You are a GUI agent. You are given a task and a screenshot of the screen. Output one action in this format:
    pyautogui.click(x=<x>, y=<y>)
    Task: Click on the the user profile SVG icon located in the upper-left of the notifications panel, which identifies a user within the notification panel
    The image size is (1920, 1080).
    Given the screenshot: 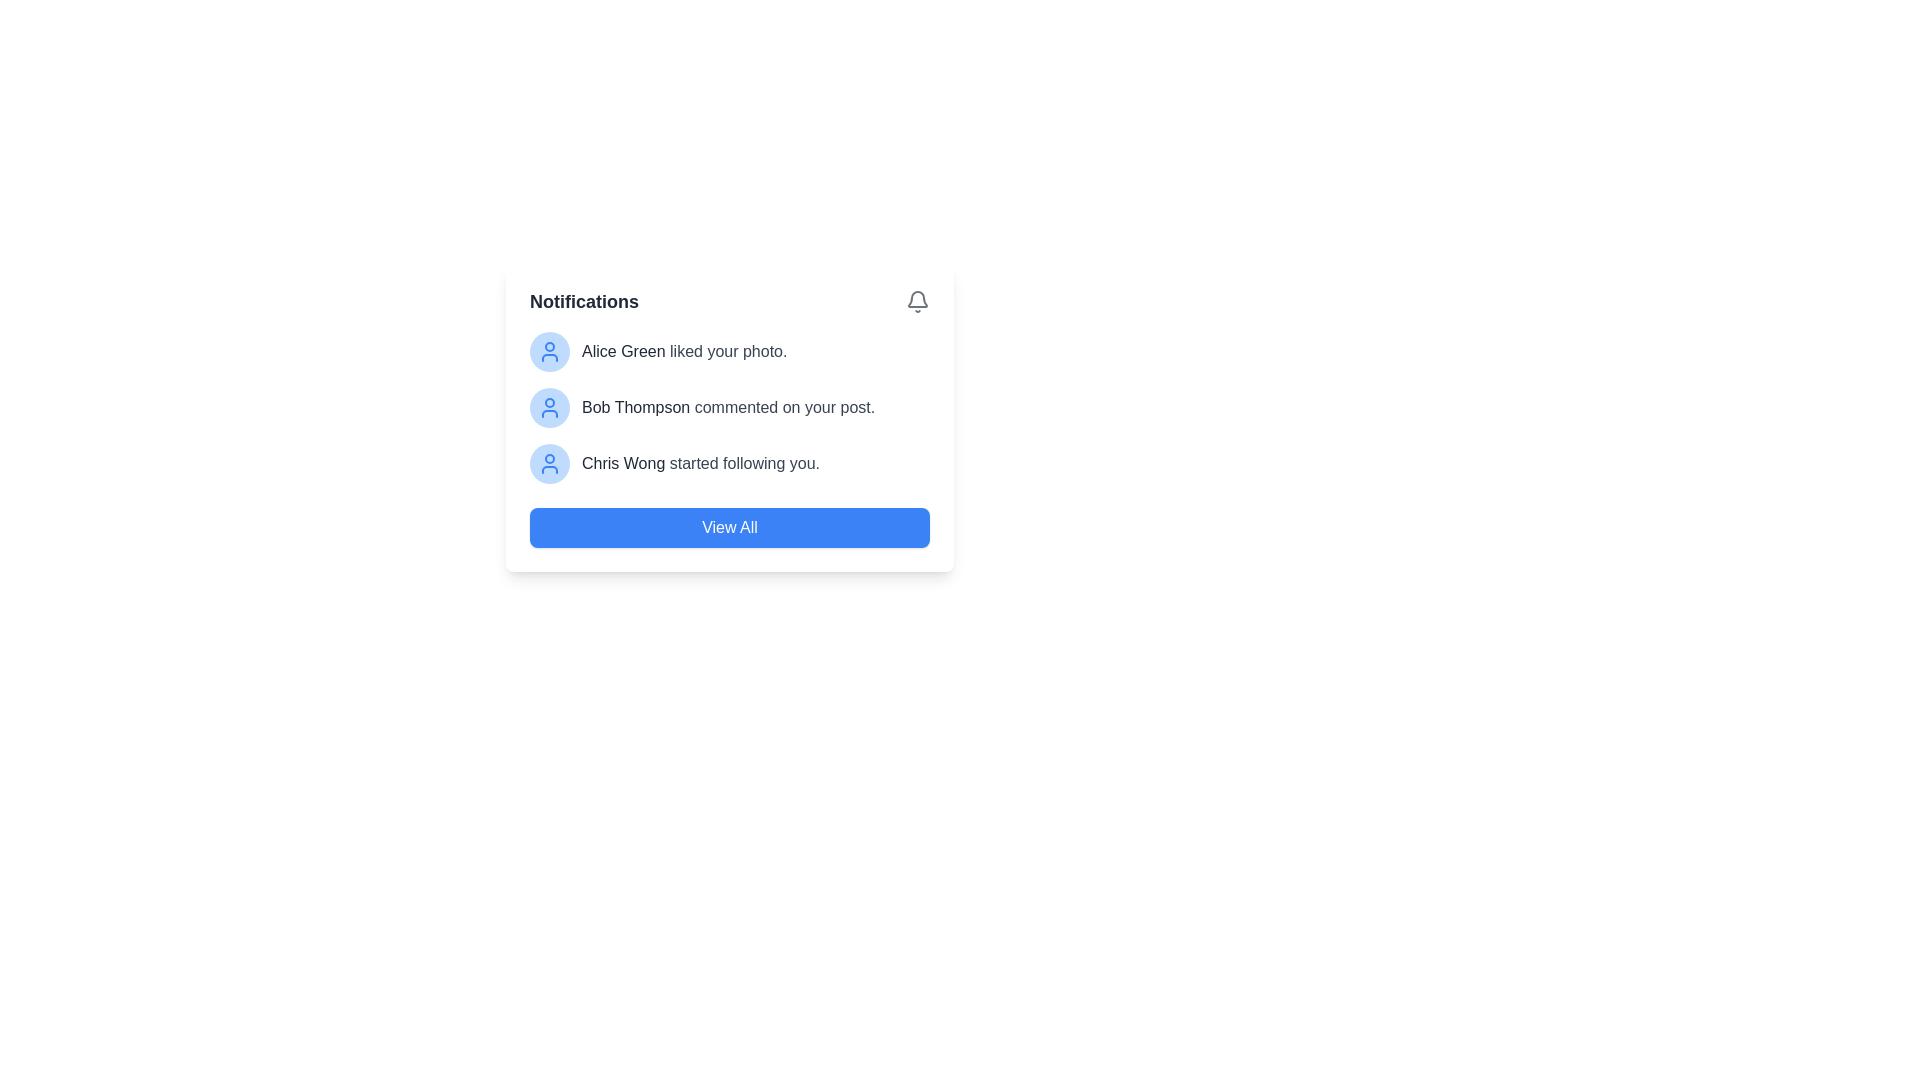 What is the action you would take?
    pyautogui.click(x=550, y=407)
    